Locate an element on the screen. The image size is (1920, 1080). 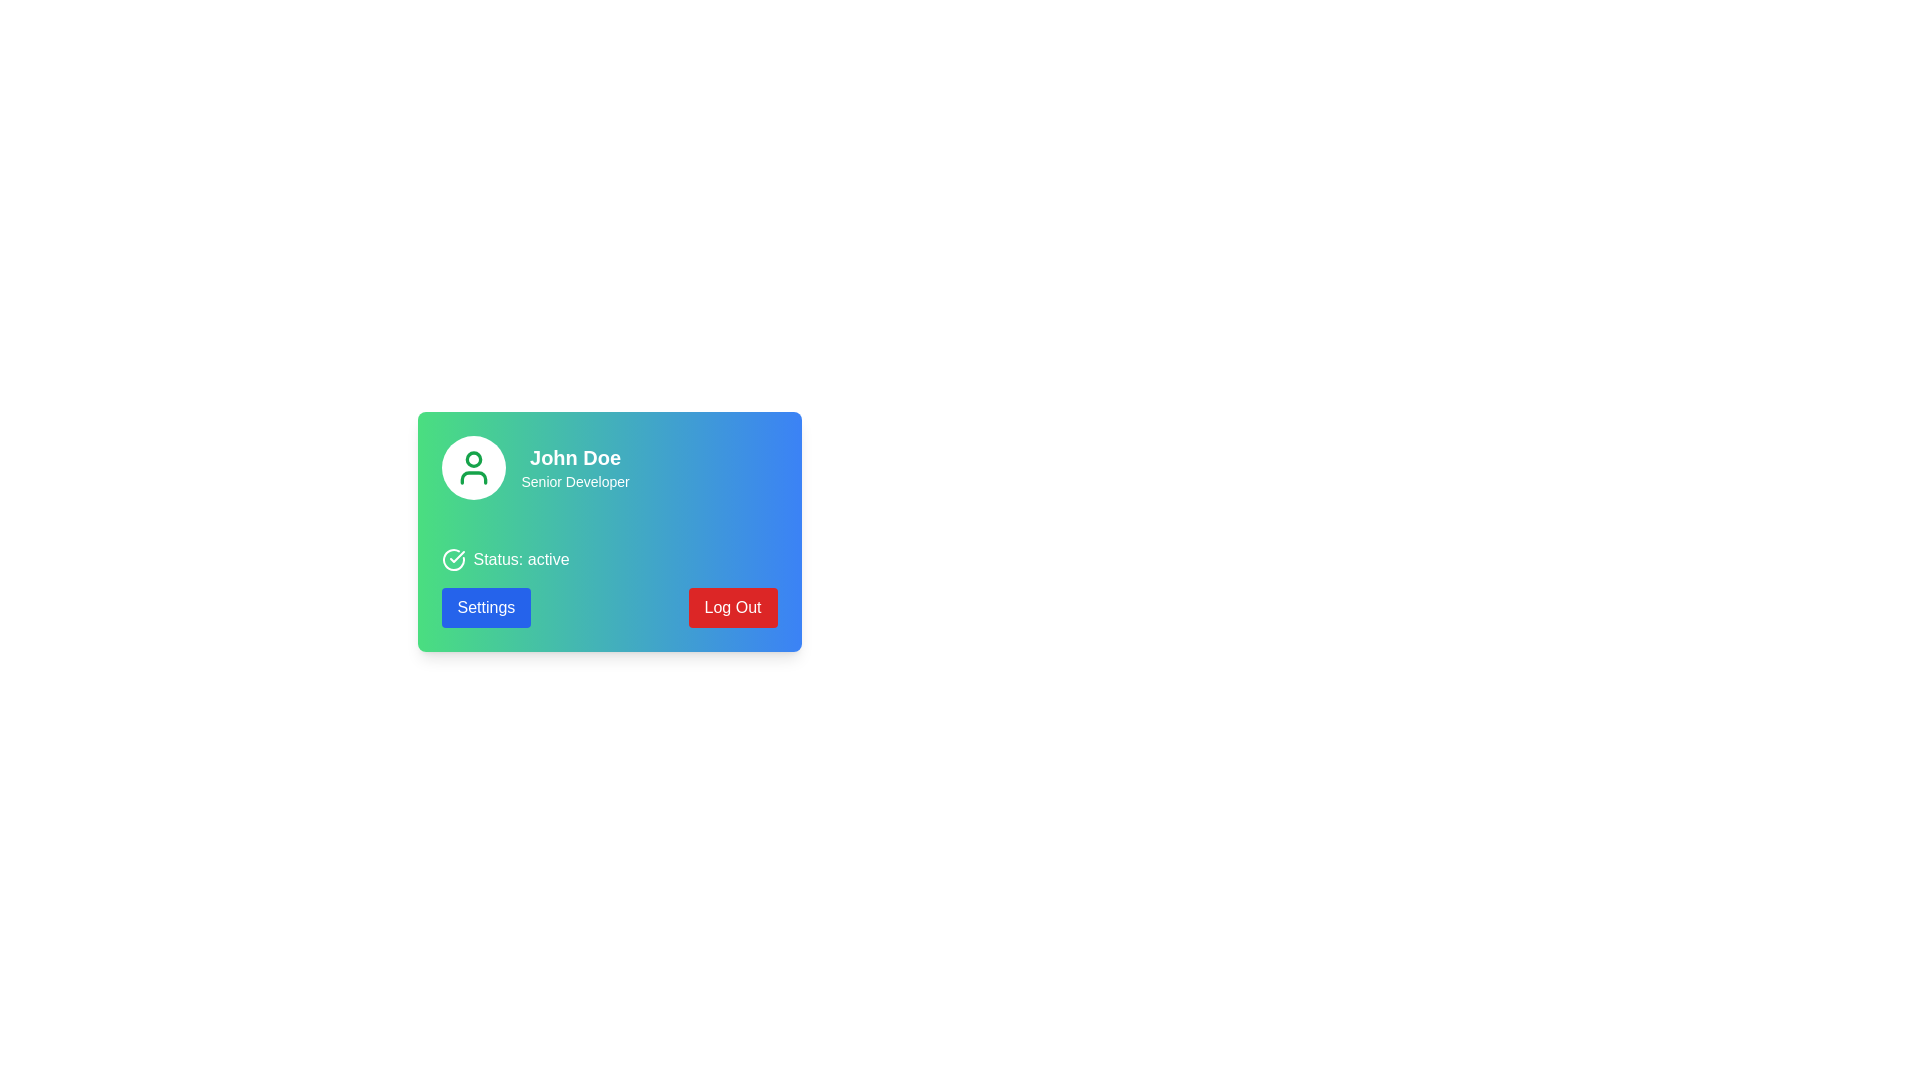
the circular user icon with a white background and green user icon located at the top-left corner of the user profile card, adjacent to 'John Doe' and 'Senior Developer' is located at coordinates (472, 467).